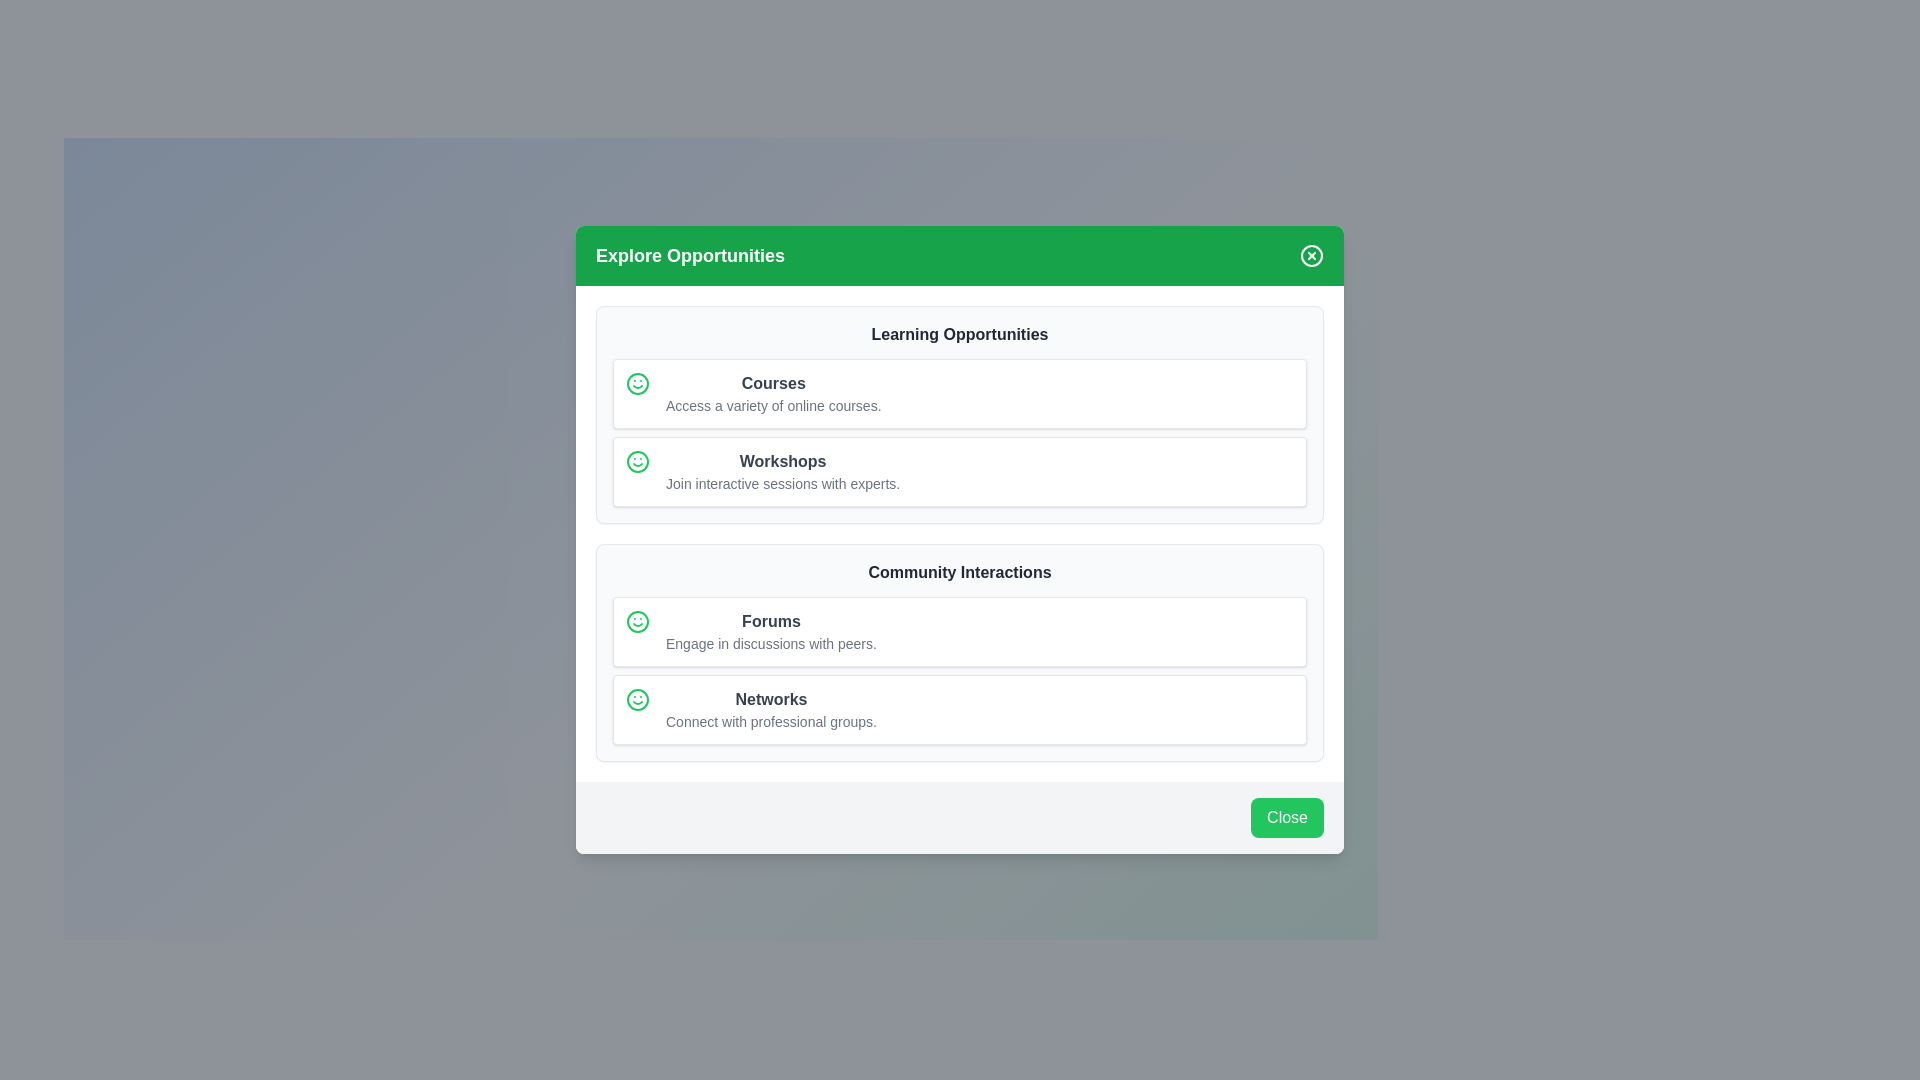 This screenshot has height=1080, width=1920. What do you see at coordinates (960, 334) in the screenshot?
I see `the 'Learning Opportunities' header to identify the section purpose` at bounding box center [960, 334].